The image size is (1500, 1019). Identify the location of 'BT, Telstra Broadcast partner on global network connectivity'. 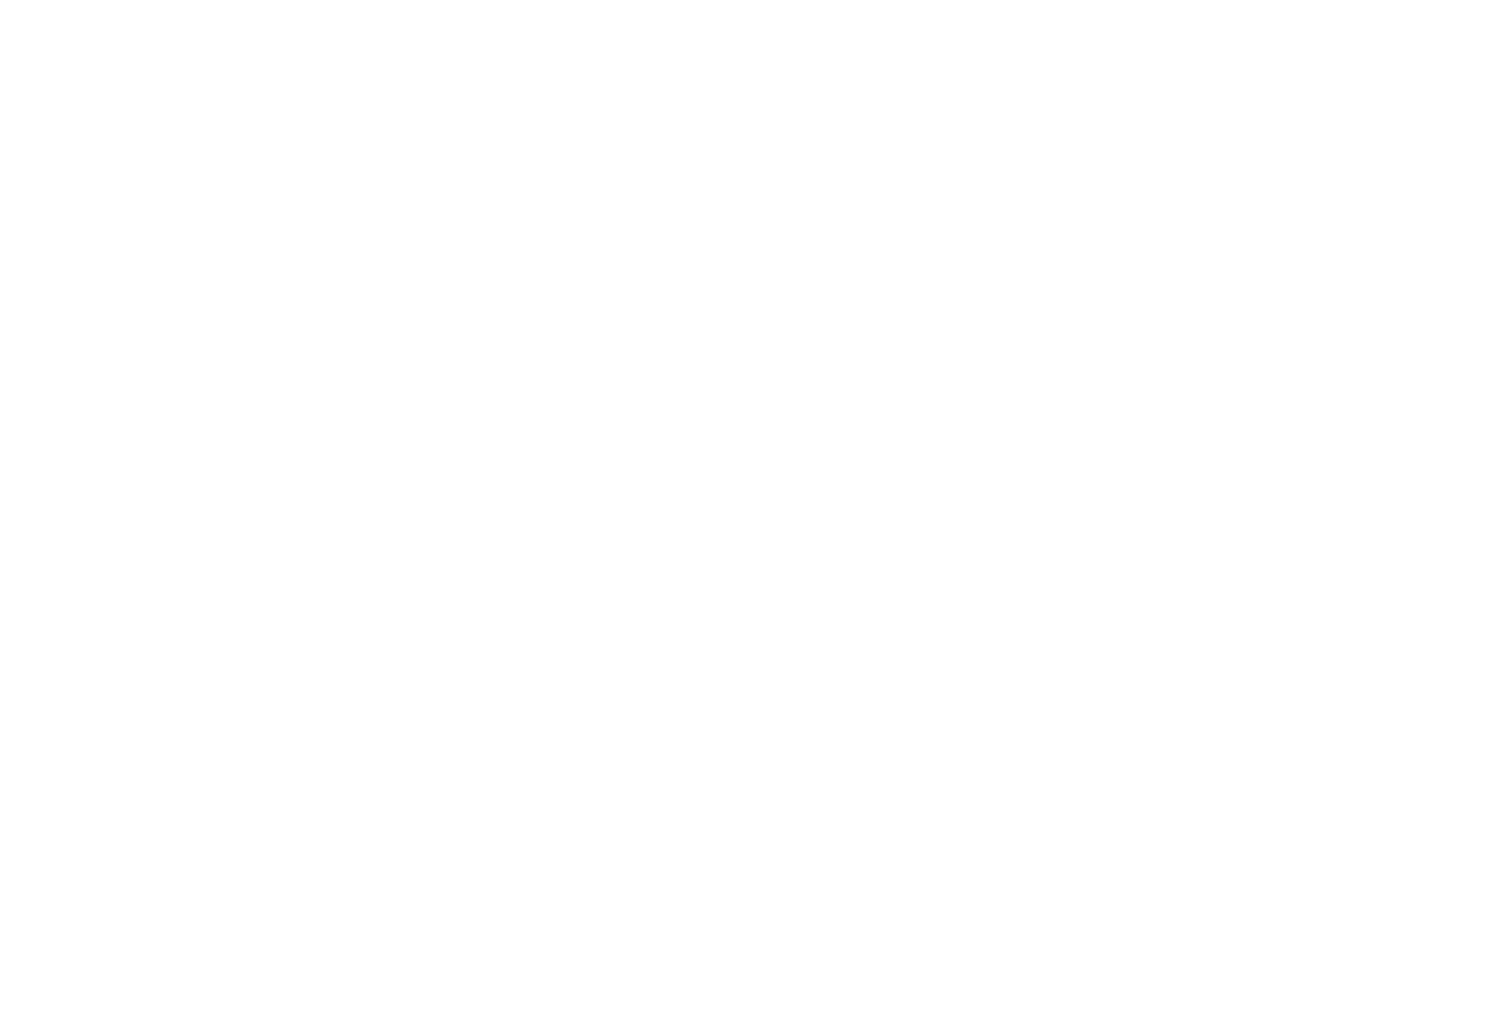
(1048, 340).